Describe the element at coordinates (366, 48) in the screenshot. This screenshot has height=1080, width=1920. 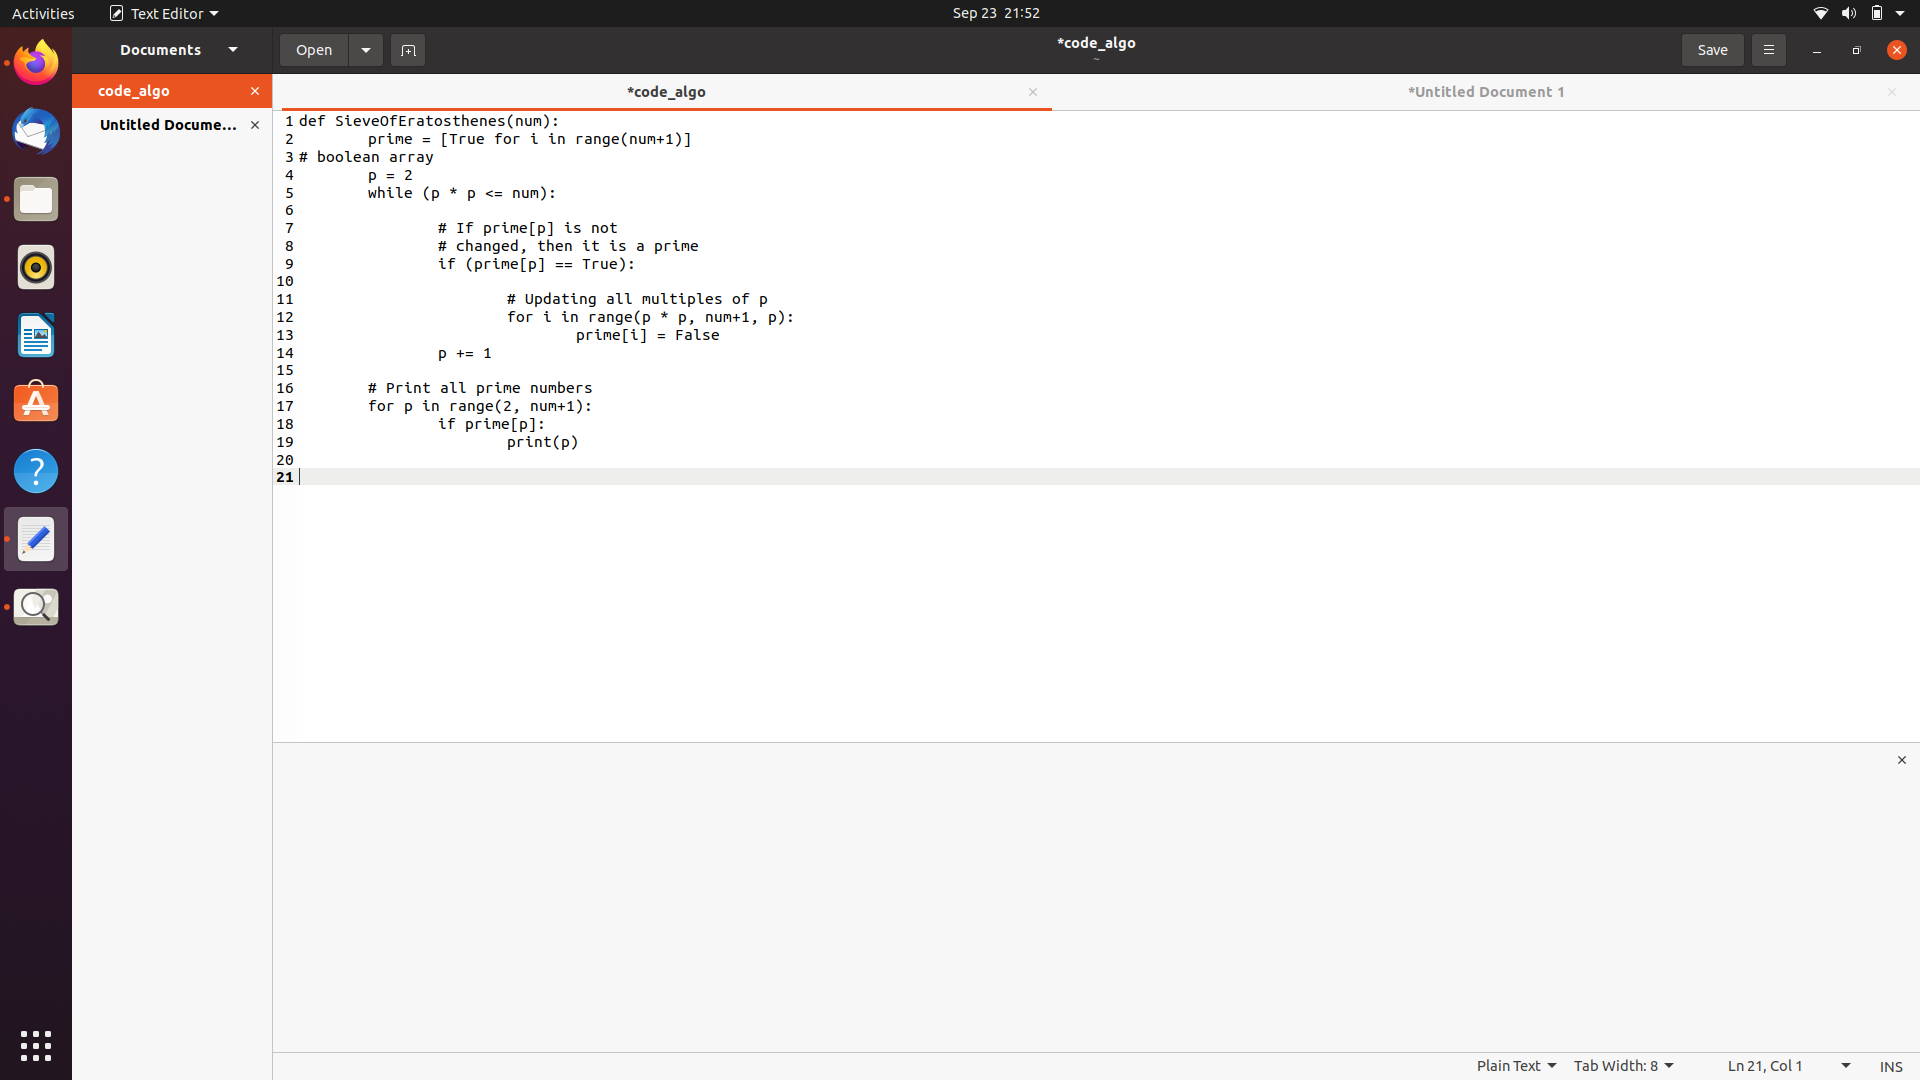
I see `the configurations for the button to open document` at that location.